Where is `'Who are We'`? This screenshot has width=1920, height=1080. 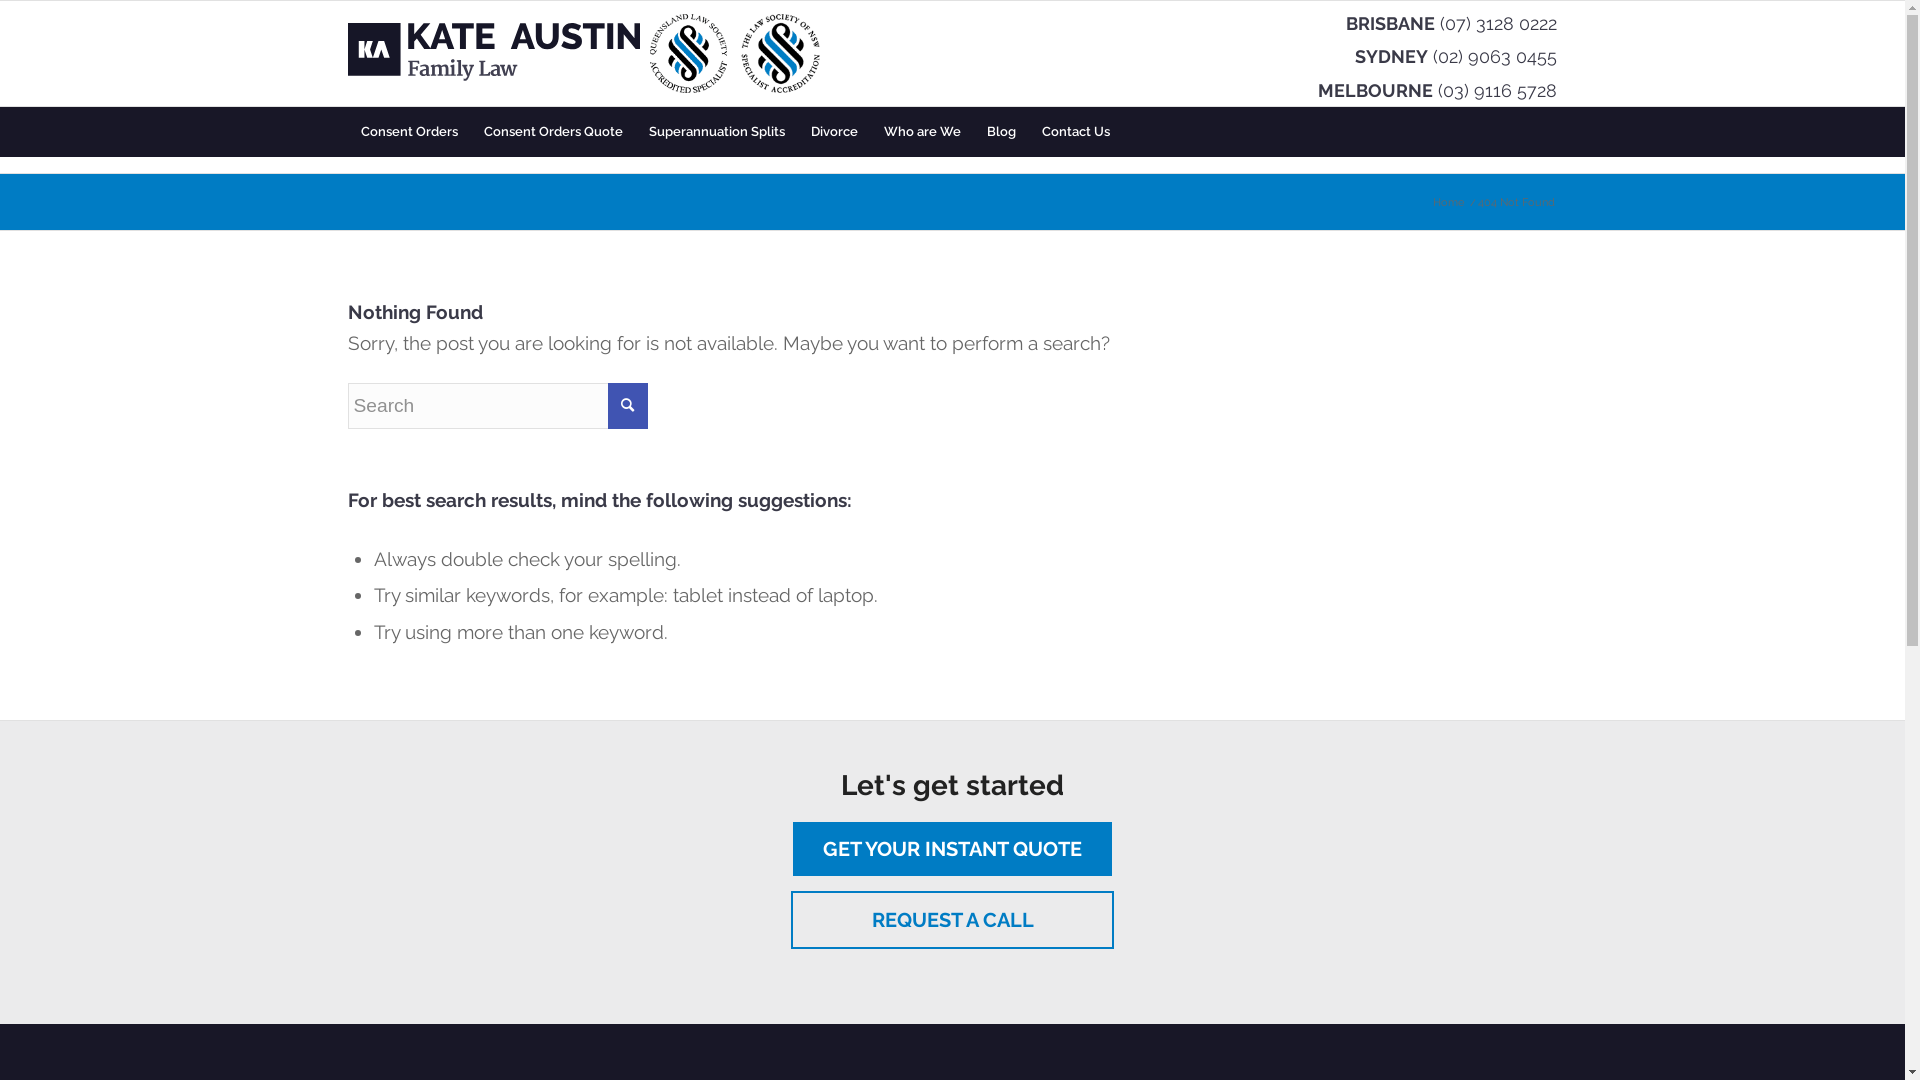
'Who are We' is located at coordinates (920, 131).